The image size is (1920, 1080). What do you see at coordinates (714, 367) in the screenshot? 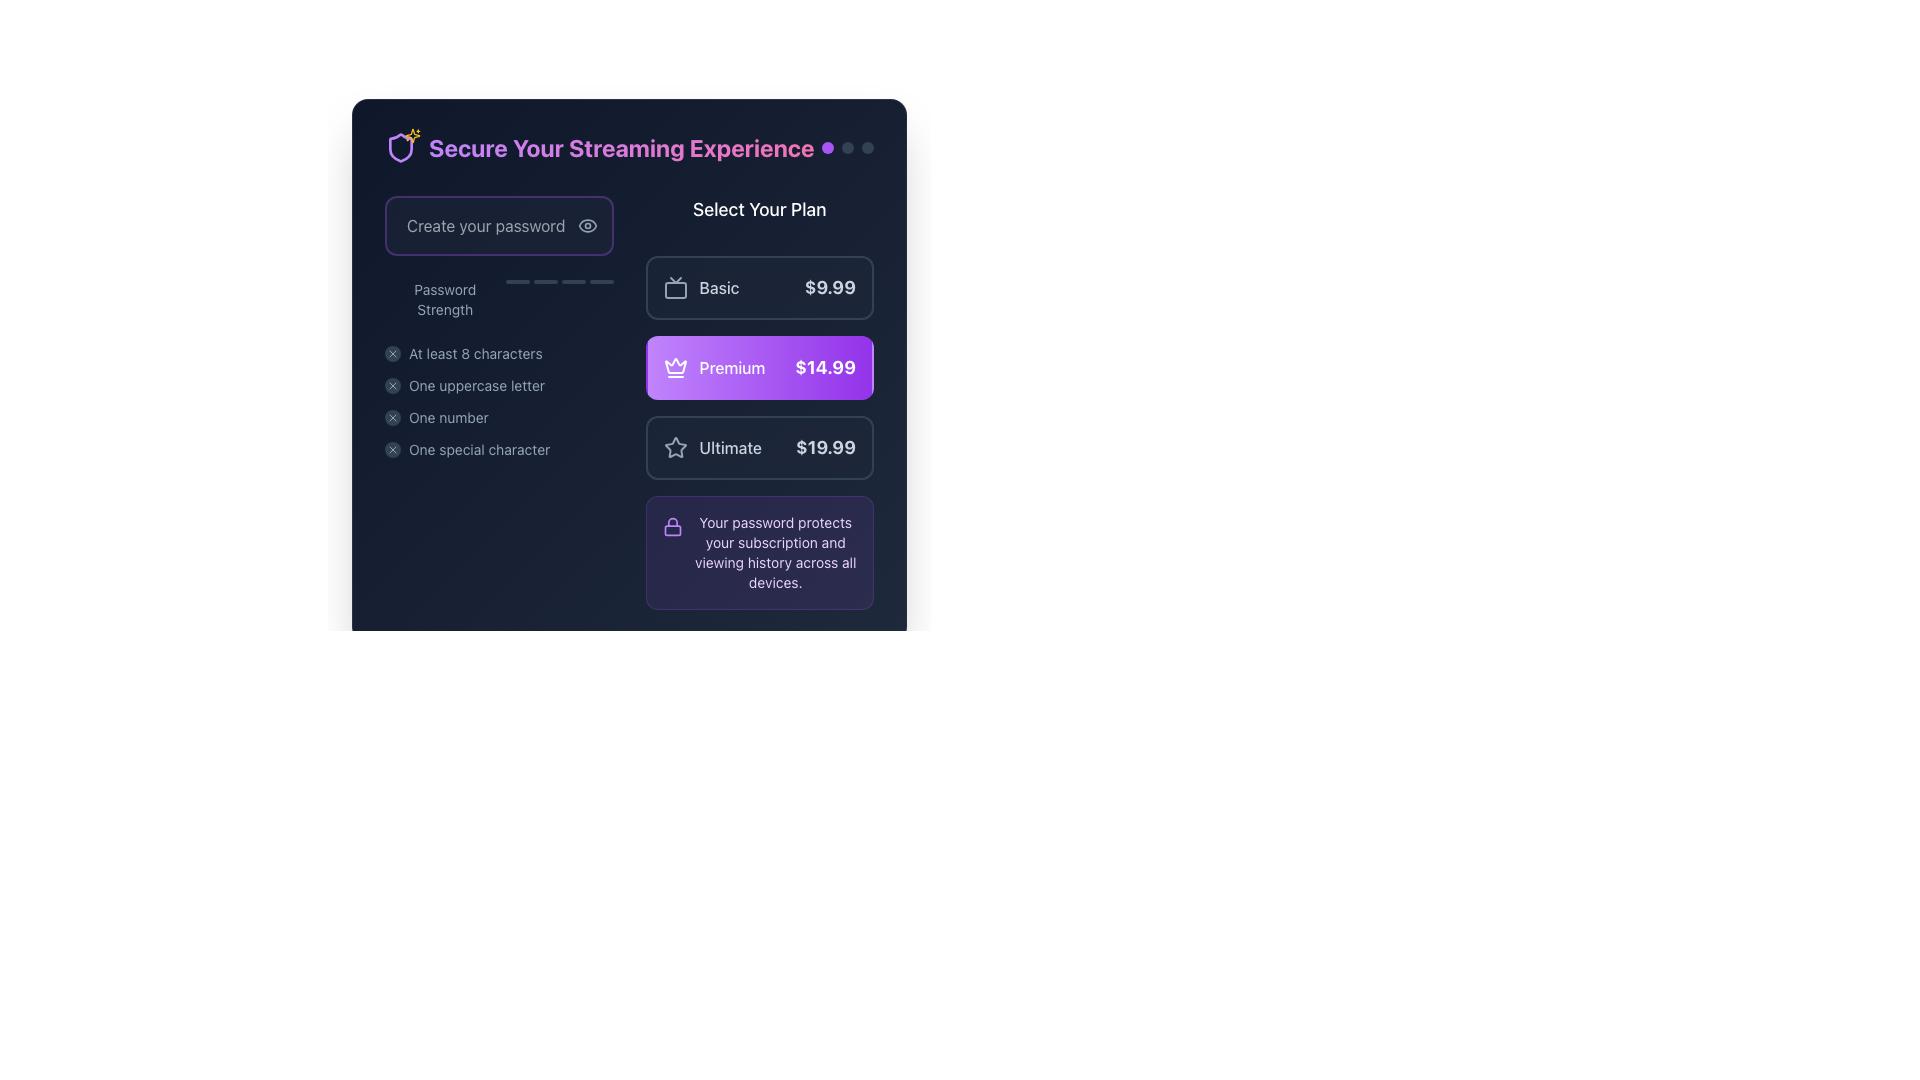
I see `the 'Premium' label with a crown icon, which is centrally located in the 'Select Your Plan' section` at bounding box center [714, 367].